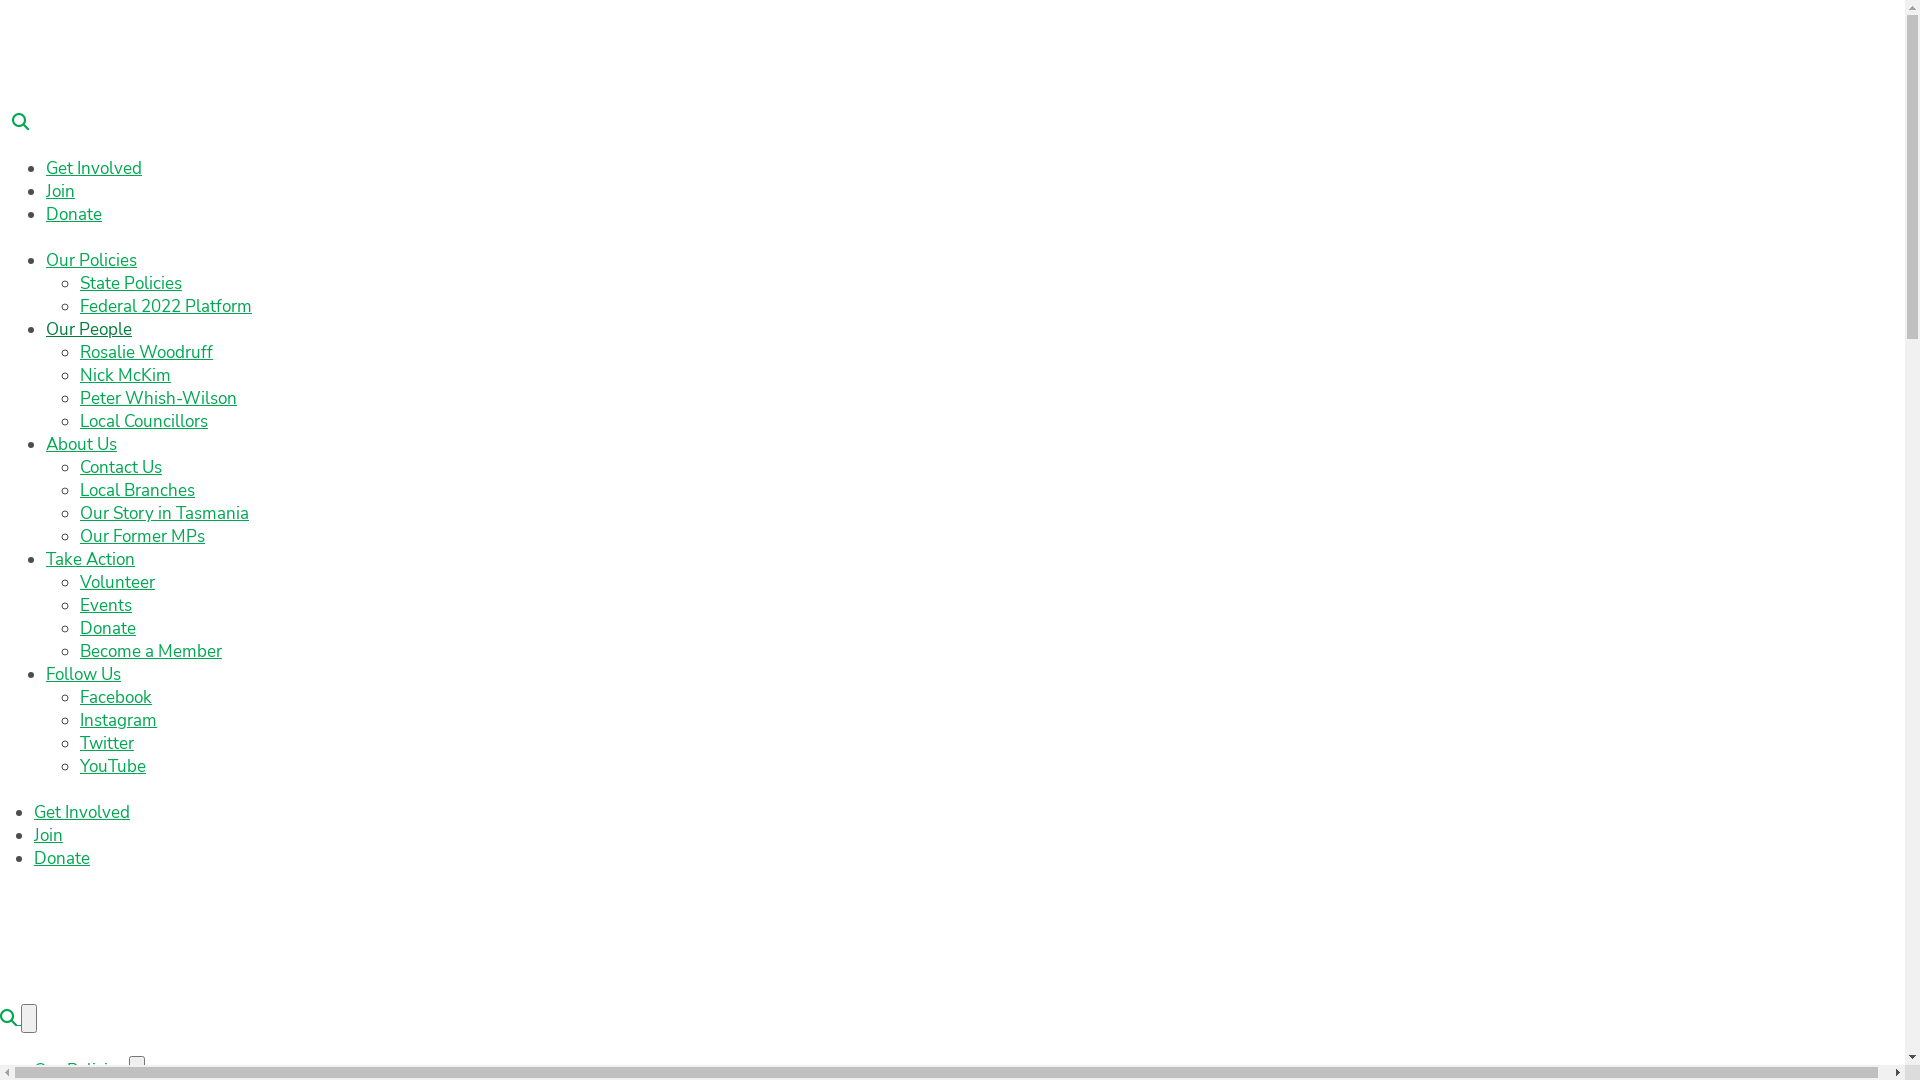 This screenshot has width=1920, height=1080. Describe the element at coordinates (104, 604) in the screenshot. I see `'Events'` at that location.